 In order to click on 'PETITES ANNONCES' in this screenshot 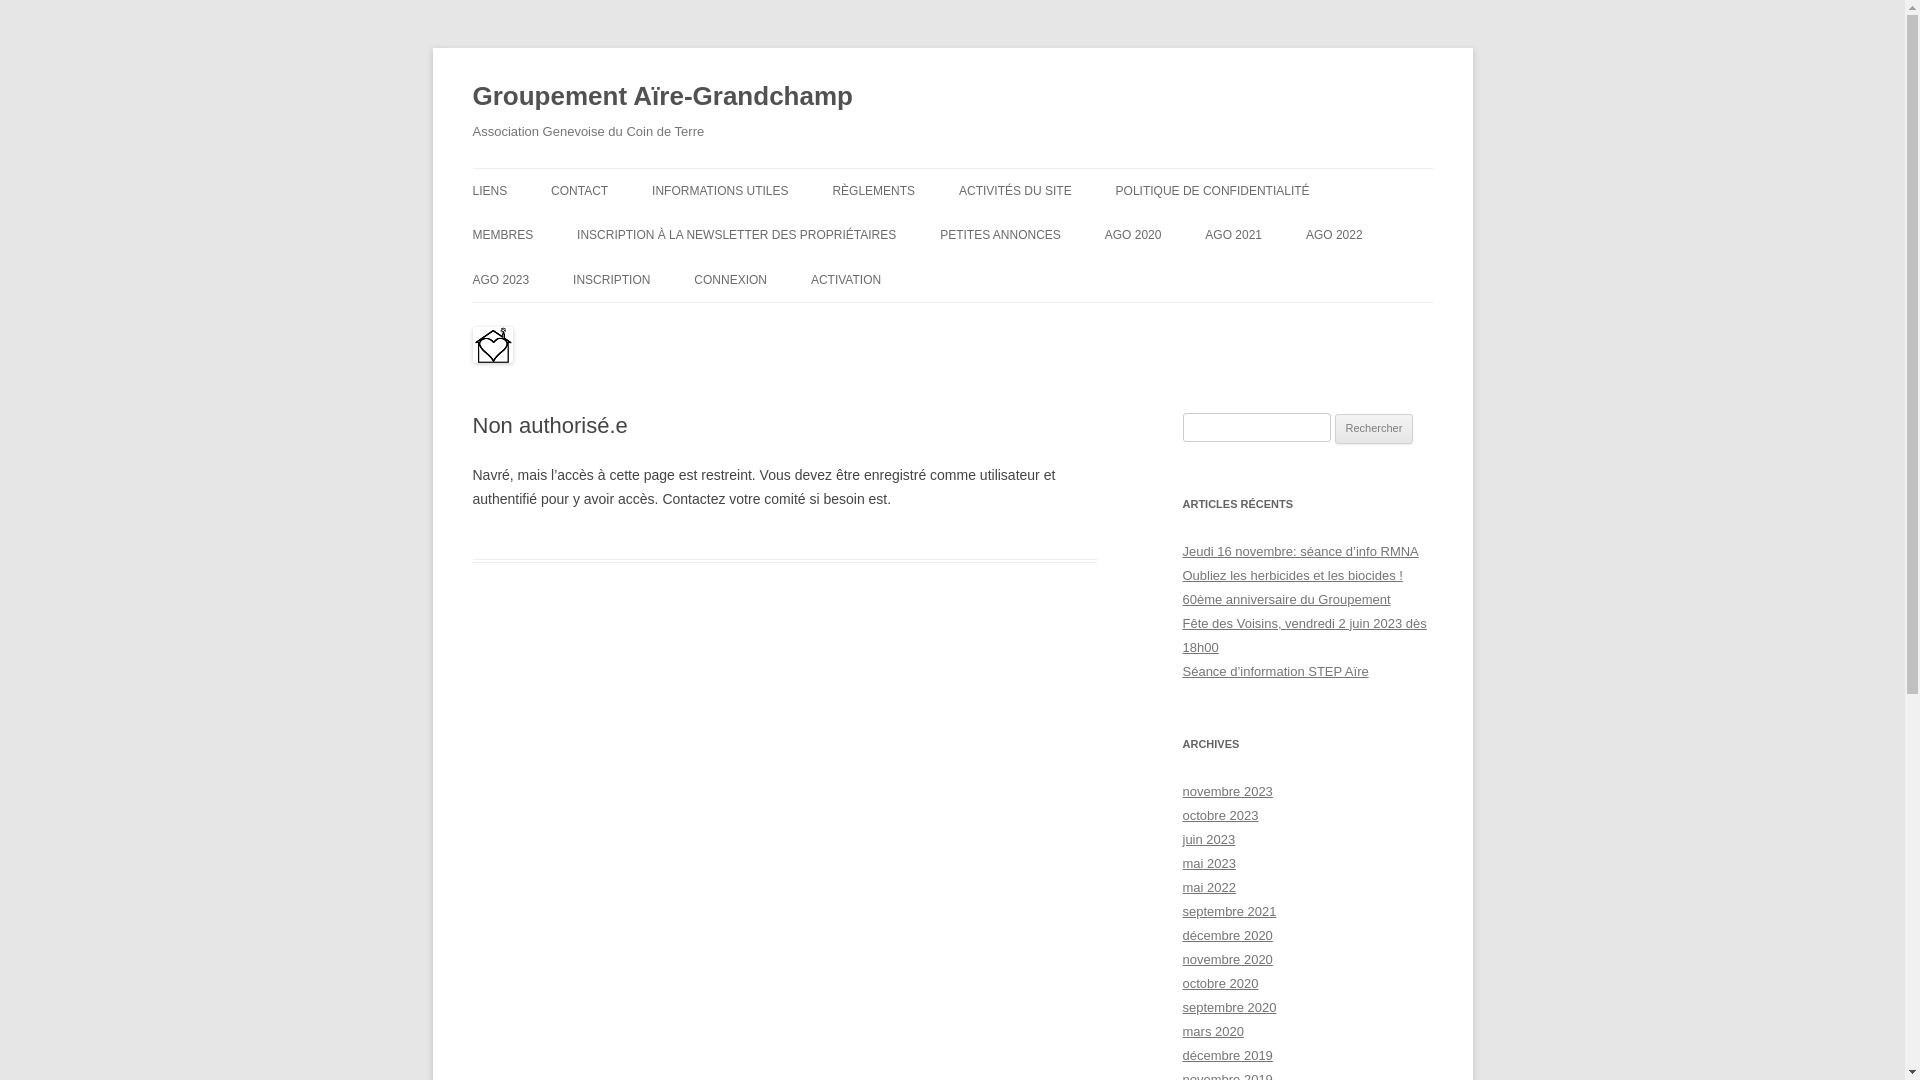, I will do `click(939, 234)`.